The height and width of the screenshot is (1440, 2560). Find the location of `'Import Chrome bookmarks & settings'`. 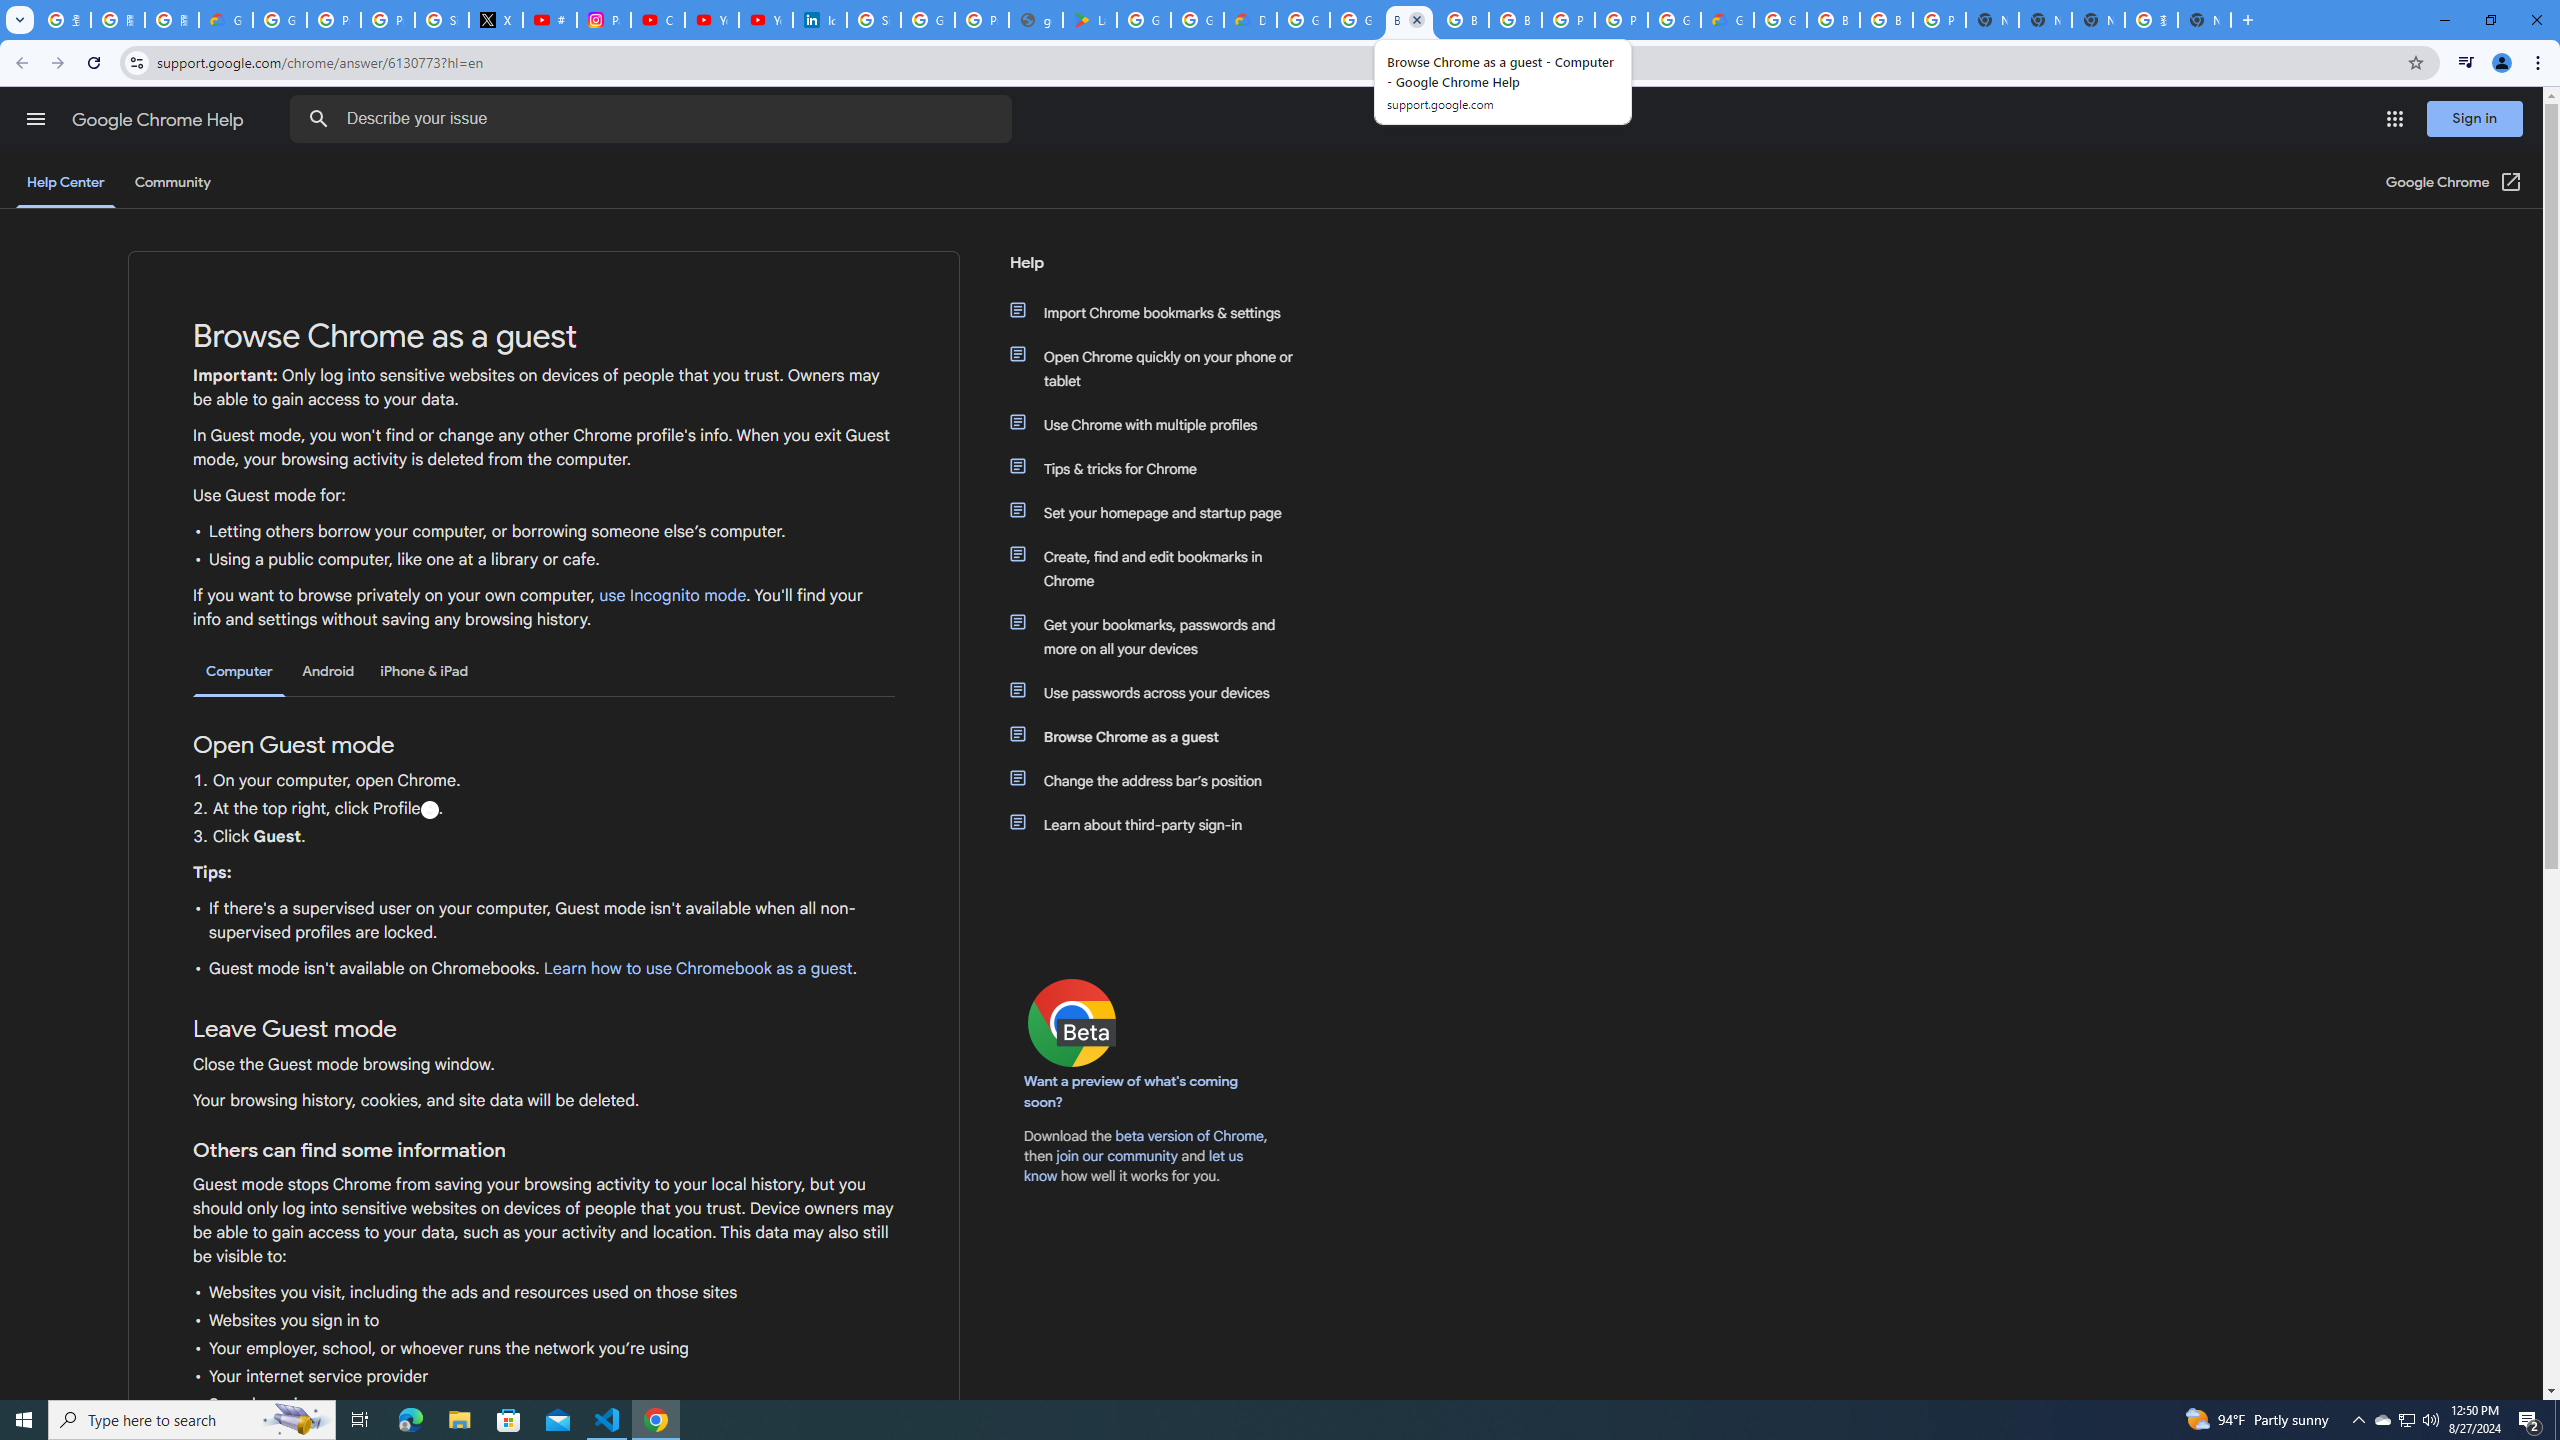

'Import Chrome bookmarks & settings' is located at coordinates (1162, 313).